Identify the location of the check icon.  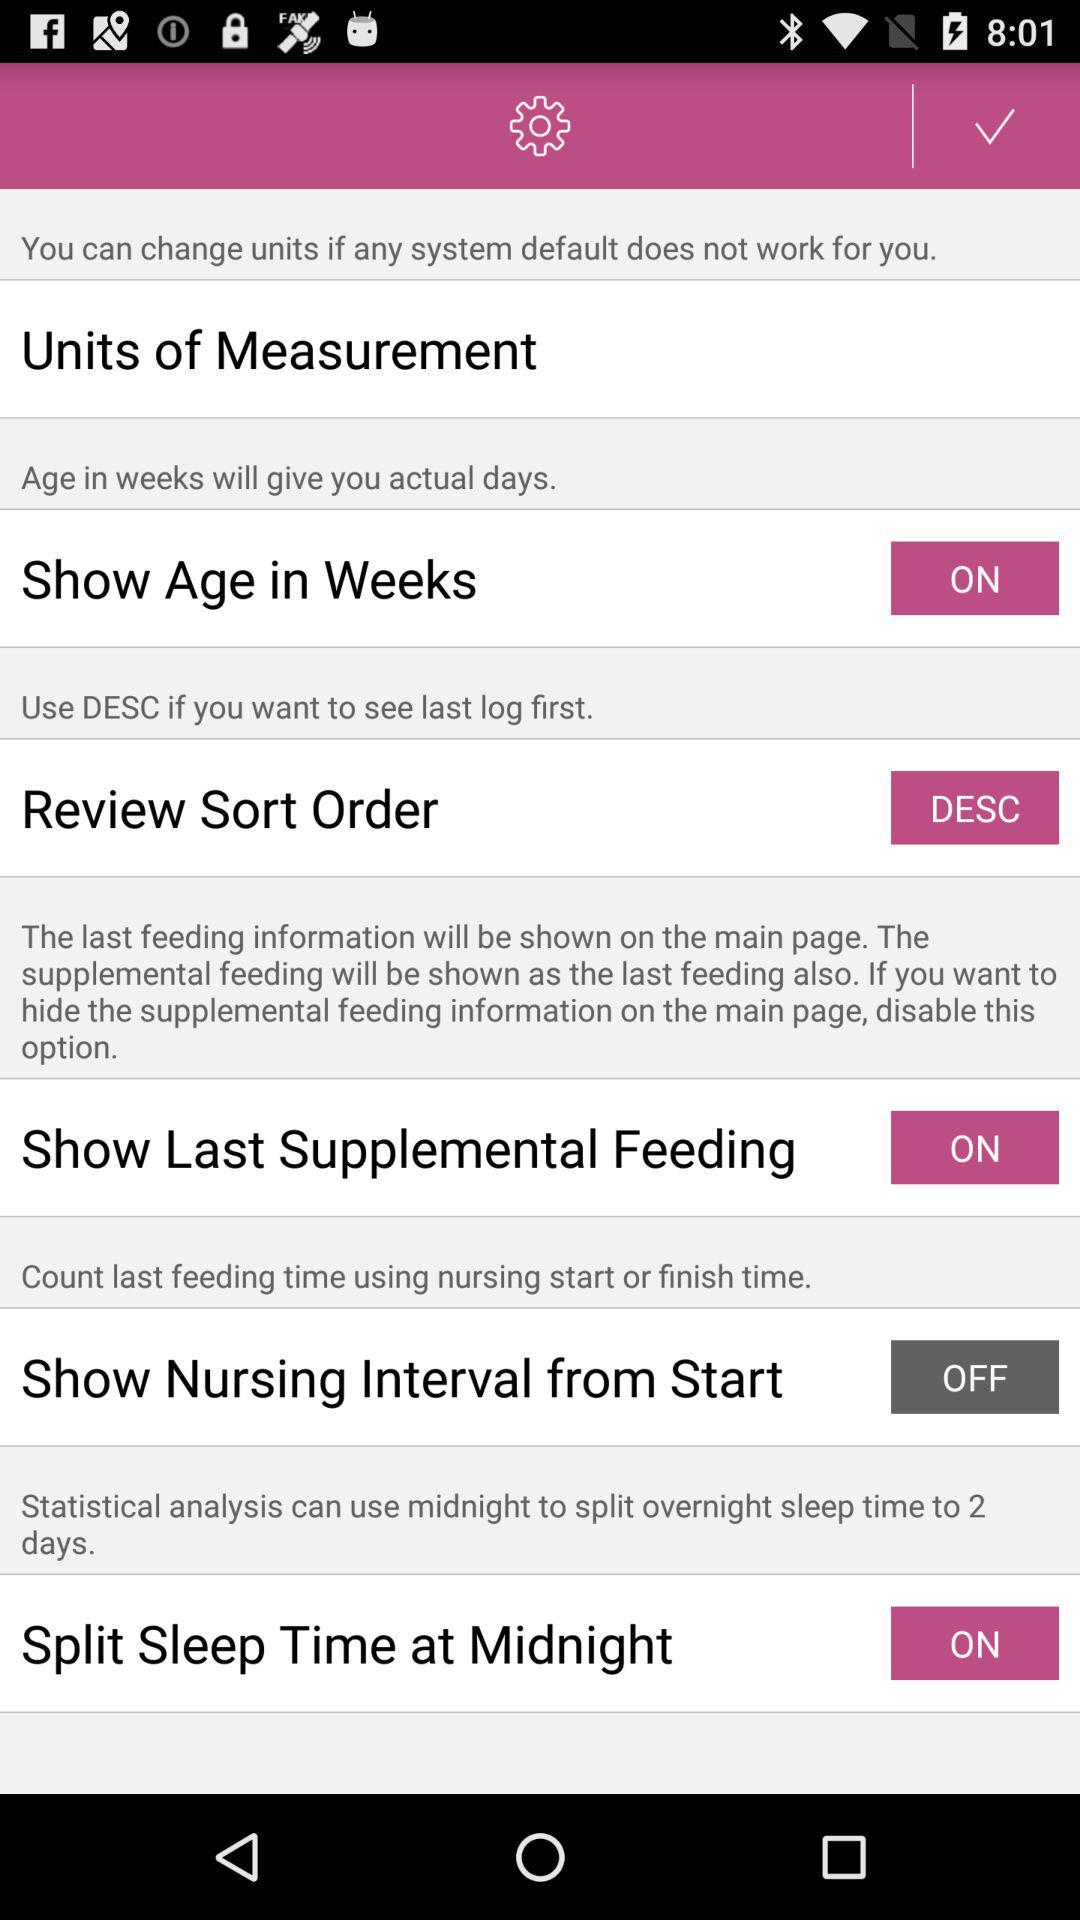
(995, 133).